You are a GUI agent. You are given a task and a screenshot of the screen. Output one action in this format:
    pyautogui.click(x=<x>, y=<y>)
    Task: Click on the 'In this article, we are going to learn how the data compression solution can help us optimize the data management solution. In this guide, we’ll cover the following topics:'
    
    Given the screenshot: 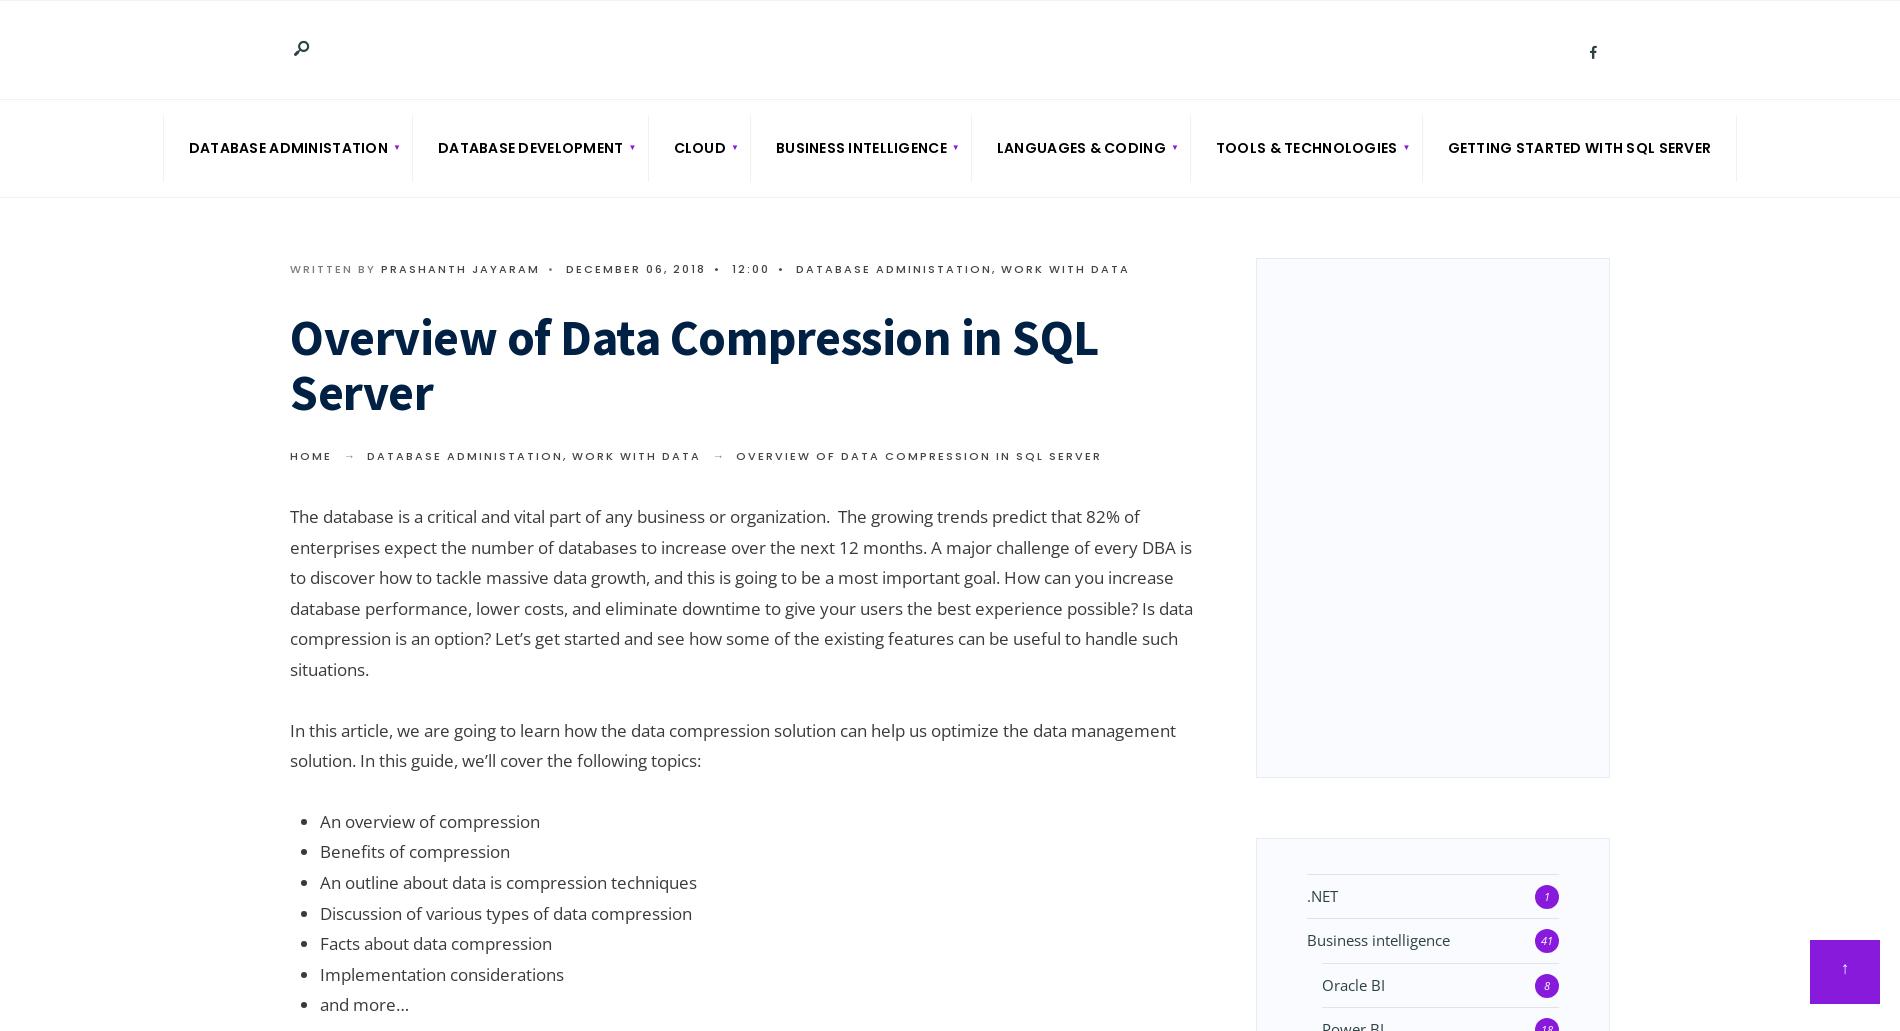 What is the action you would take?
    pyautogui.click(x=732, y=744)
    